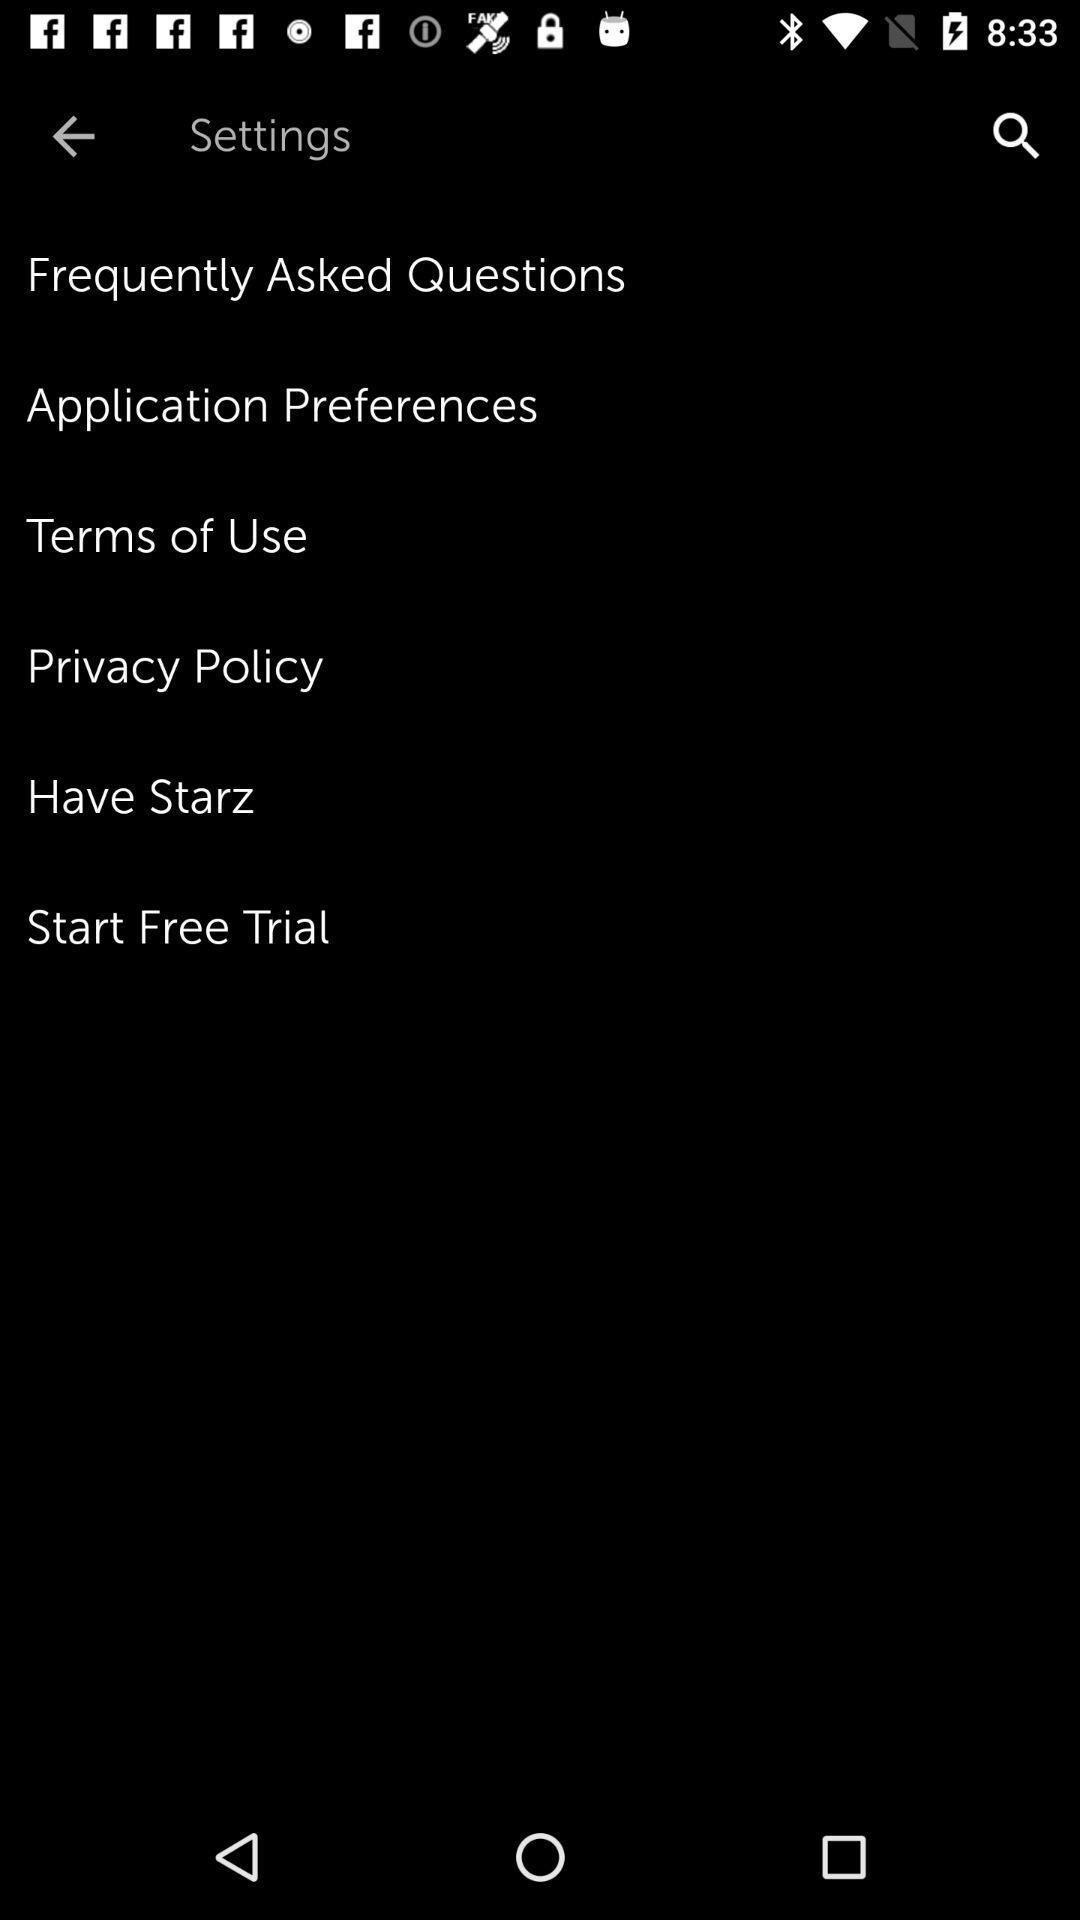  What do you see at coordinates (553, 536) in the screenshot?
I see `the terms of use` at bounding box center [553, 536].